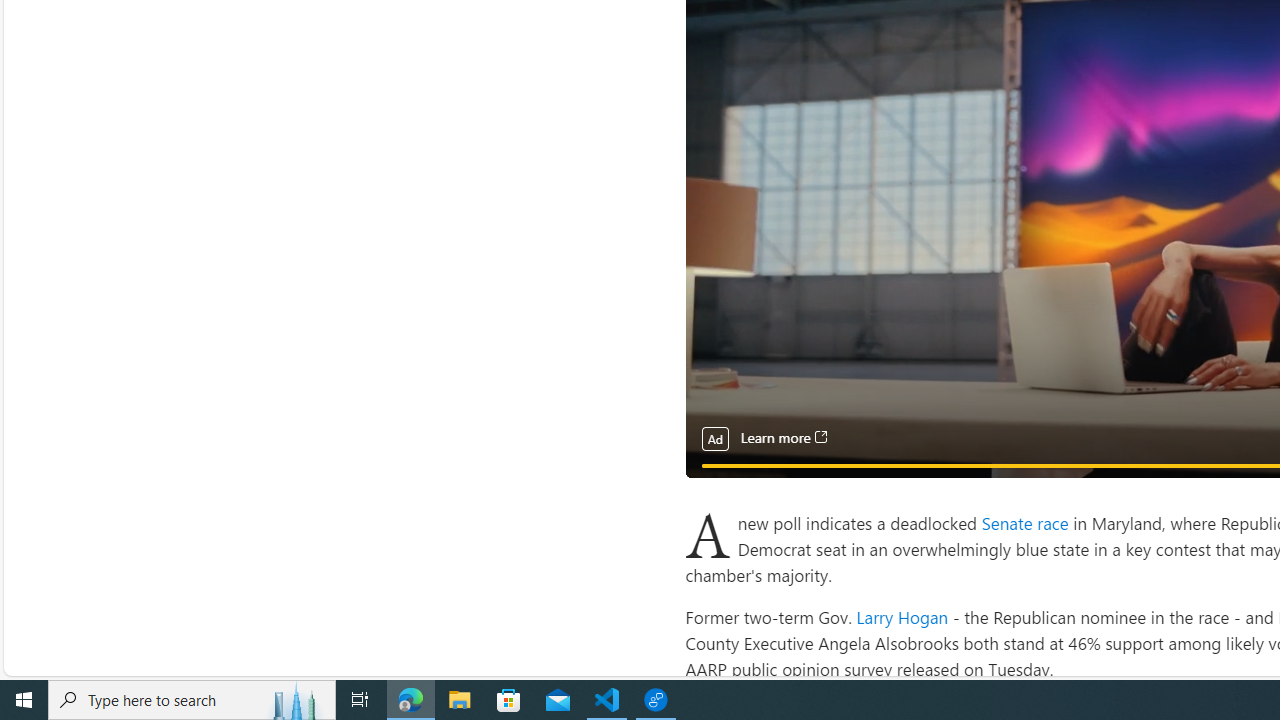 This screenshot has height=720, width=1280. I want to click on 'Learn more', so click(782, 437).